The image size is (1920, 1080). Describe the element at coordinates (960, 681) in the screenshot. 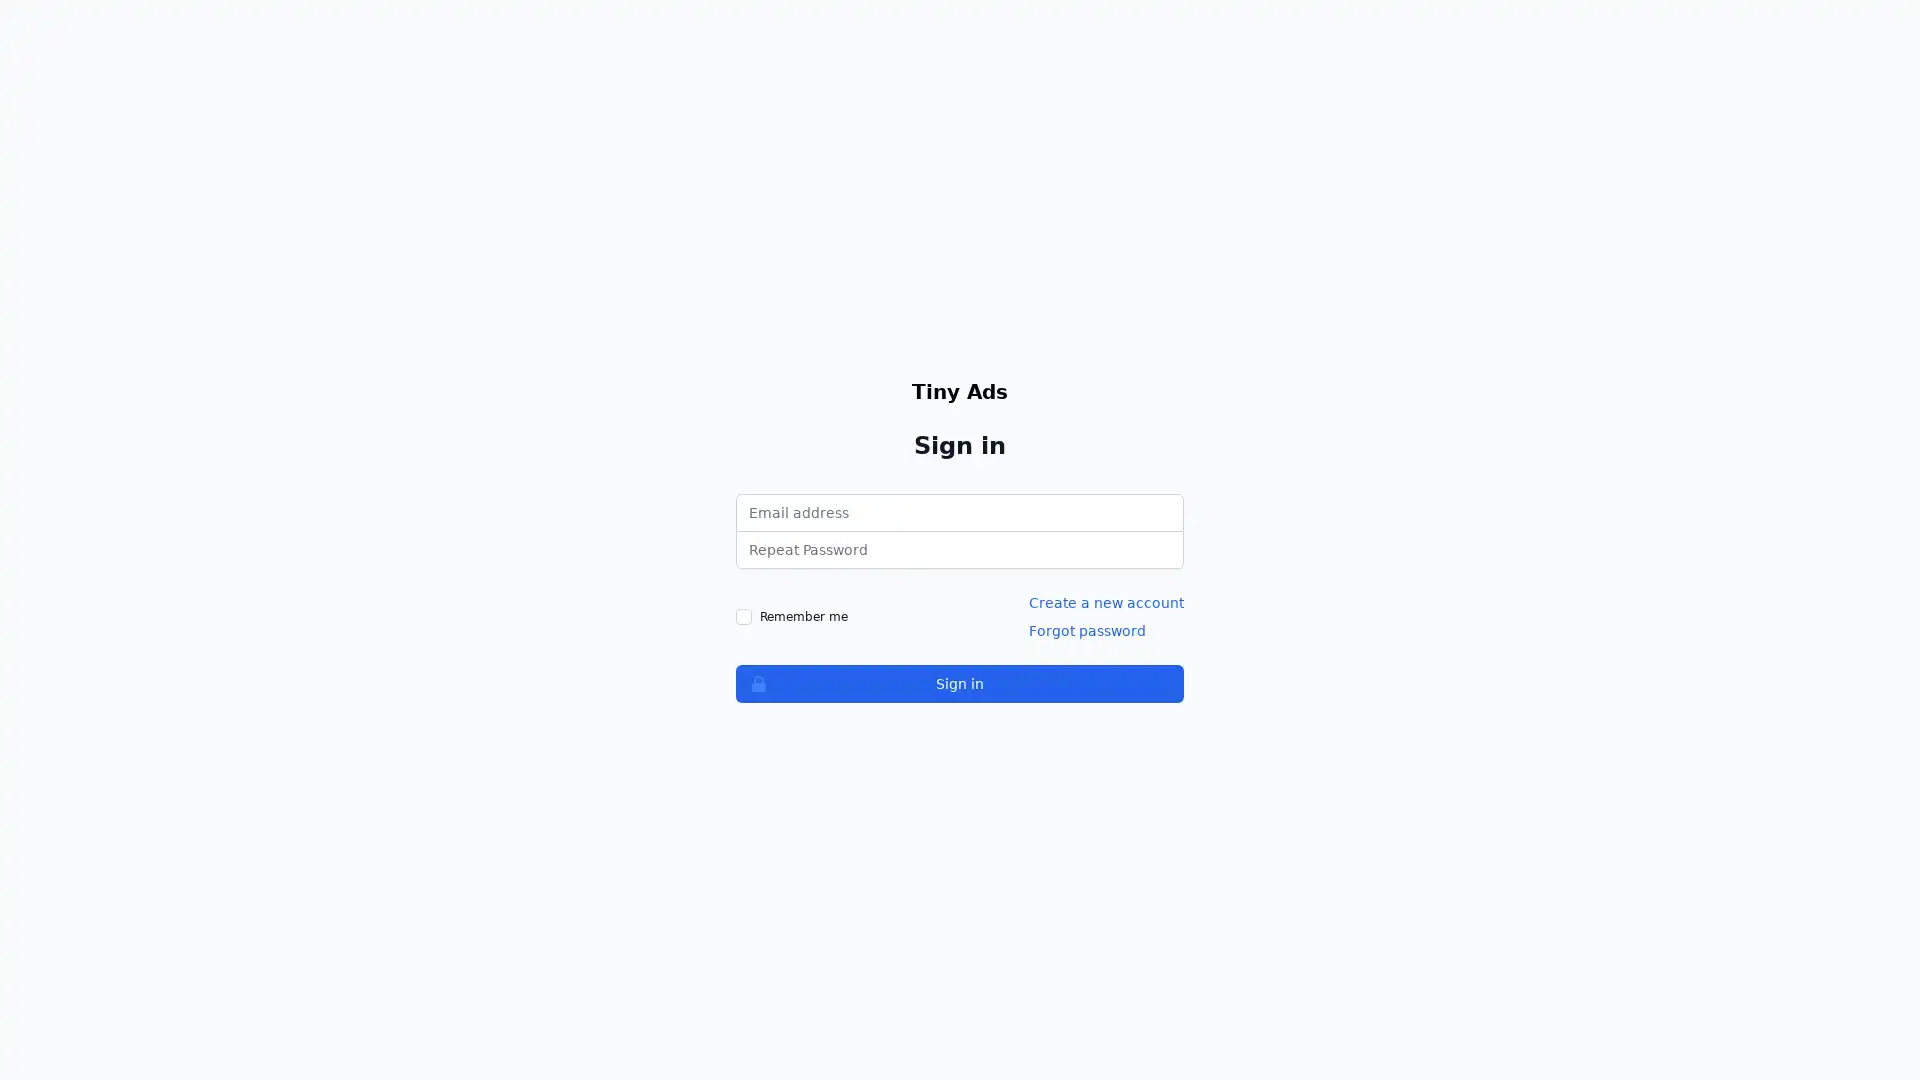

I see `Sign in` at that location.